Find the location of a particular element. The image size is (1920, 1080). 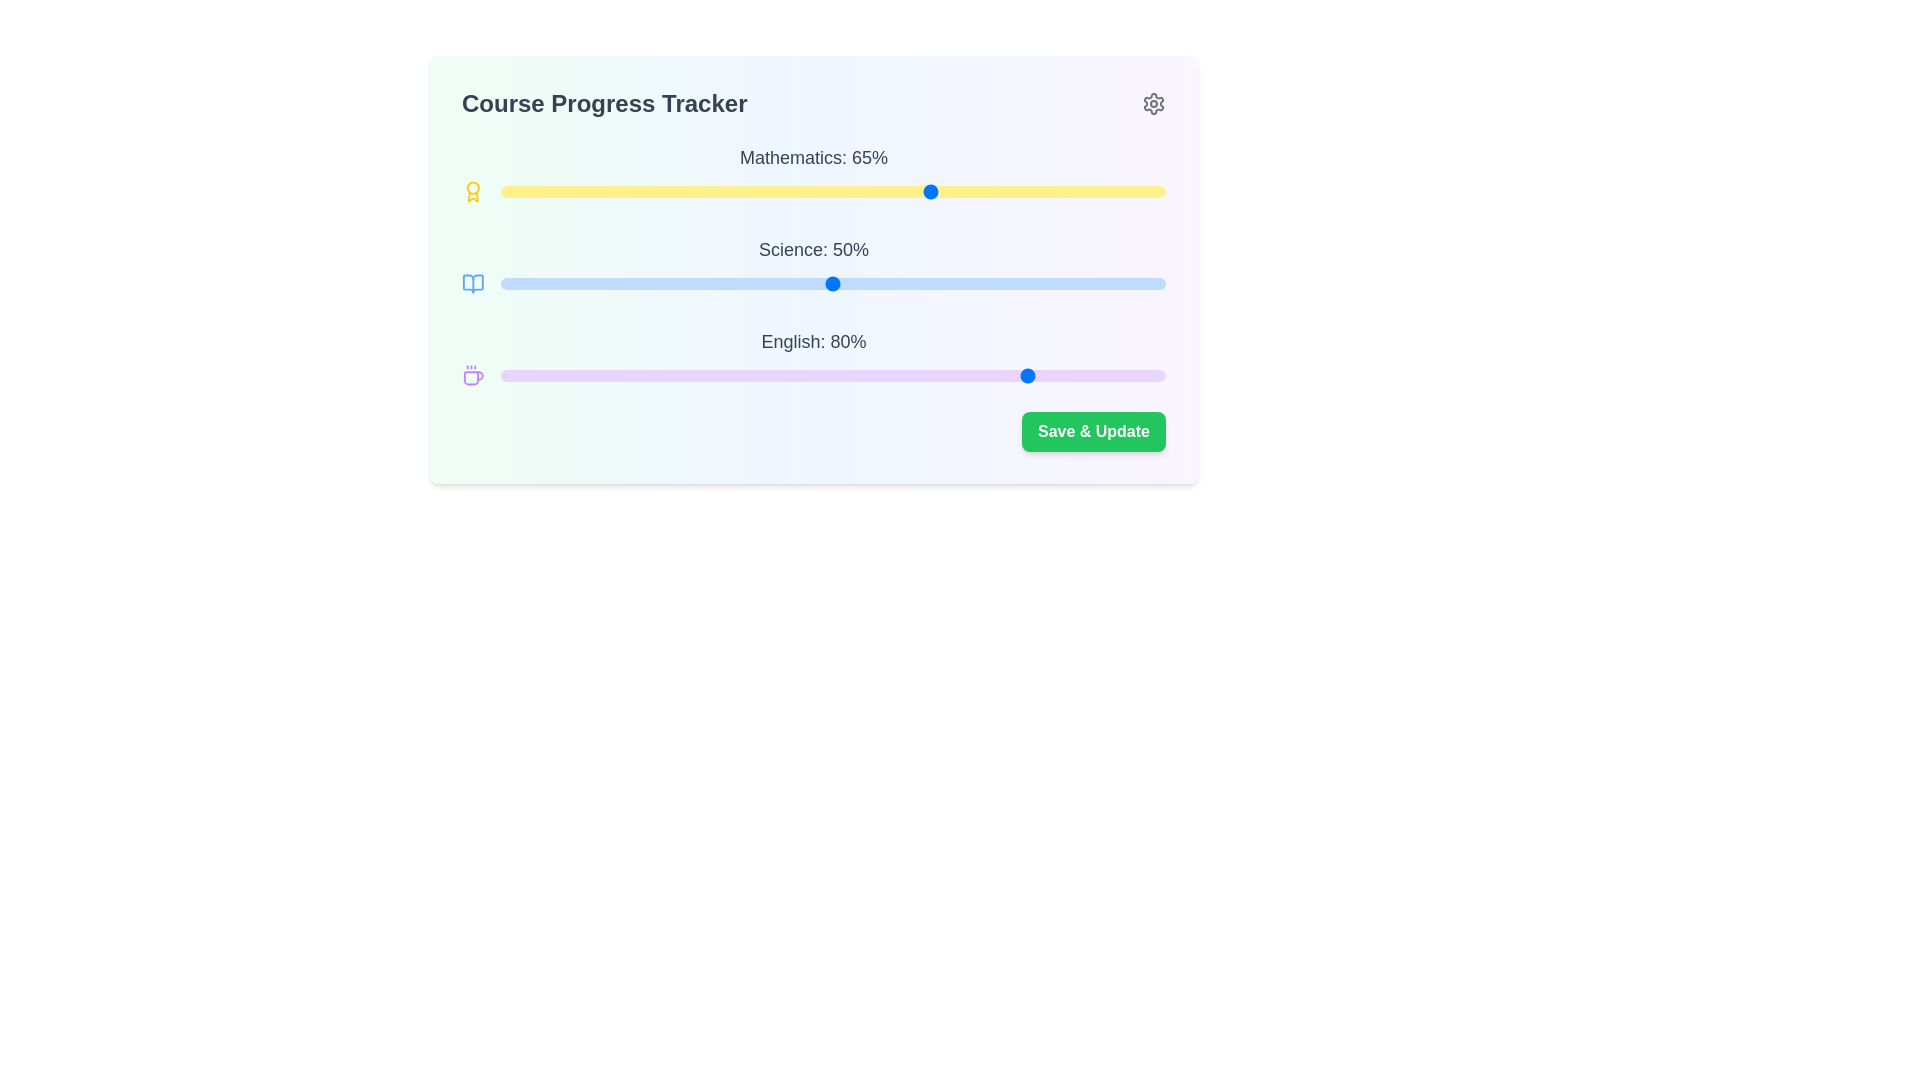

the grouped progress bars labeled 'Mathematics', 'Science', and 'English' to focus on them is located at coordinates (814, 265).